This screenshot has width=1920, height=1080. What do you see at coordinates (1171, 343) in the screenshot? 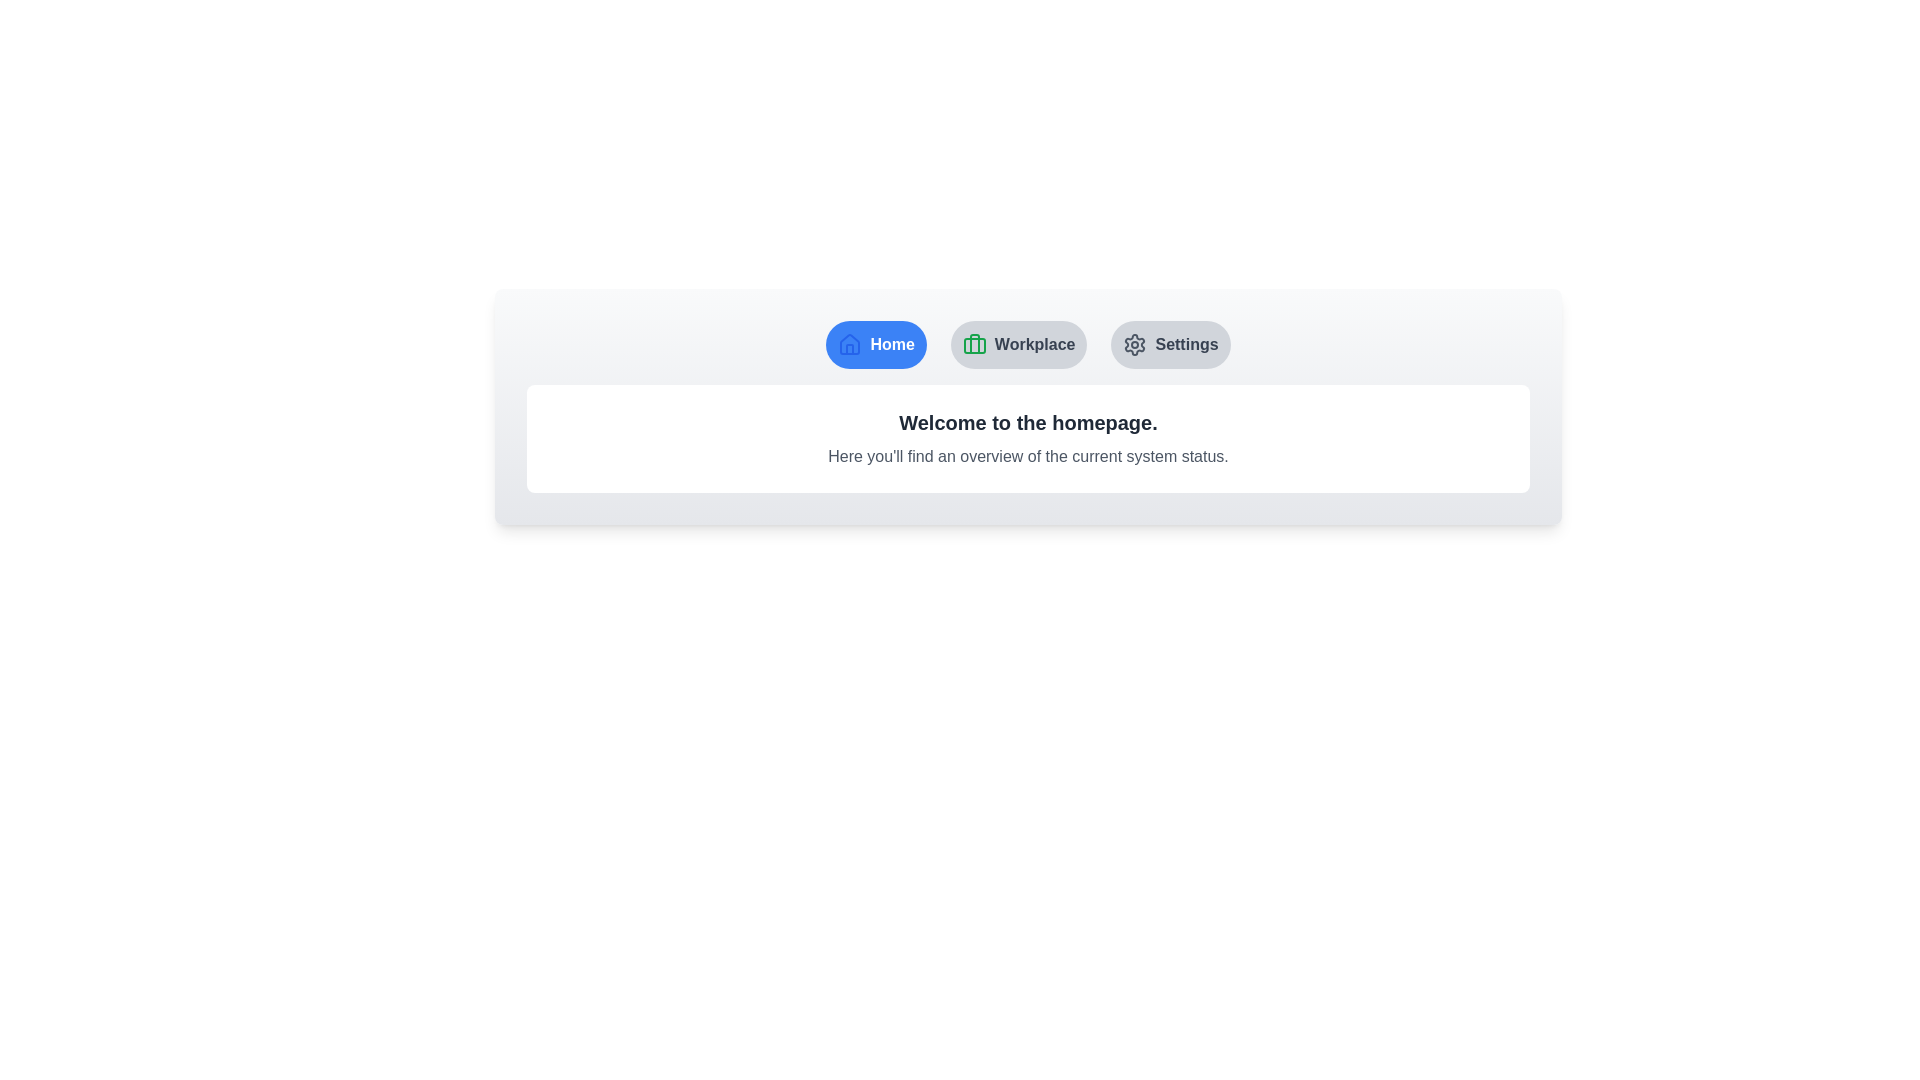
I see `the button labeled Settings to observe its hover effect` at bounding box center [1171, 343].